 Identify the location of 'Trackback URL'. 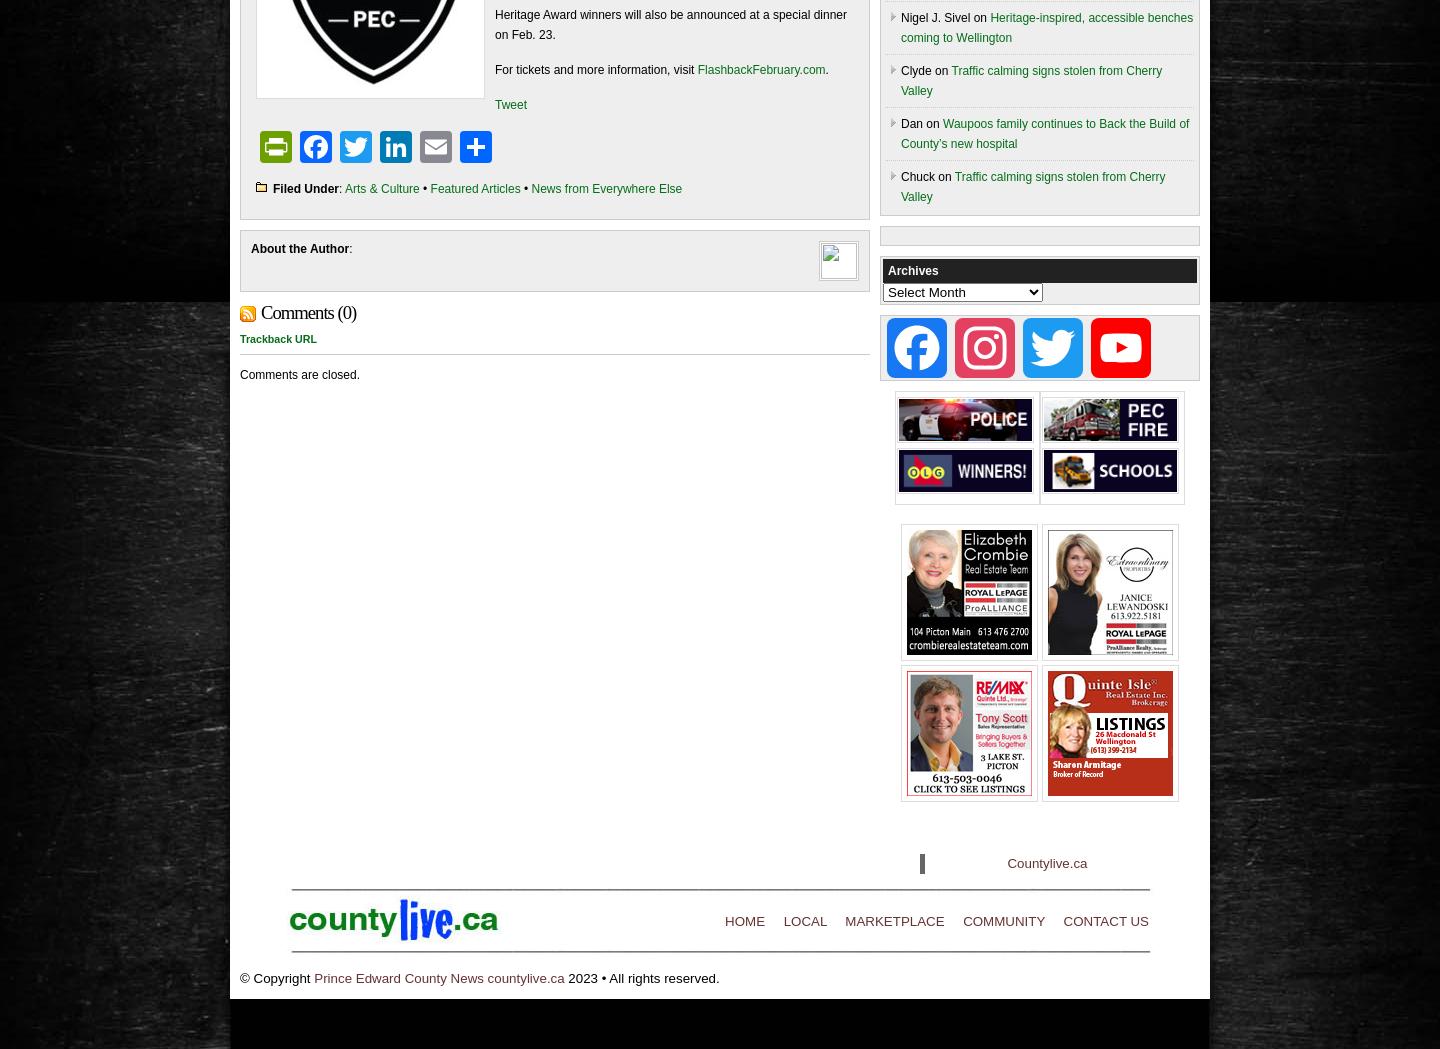
(240, 338).